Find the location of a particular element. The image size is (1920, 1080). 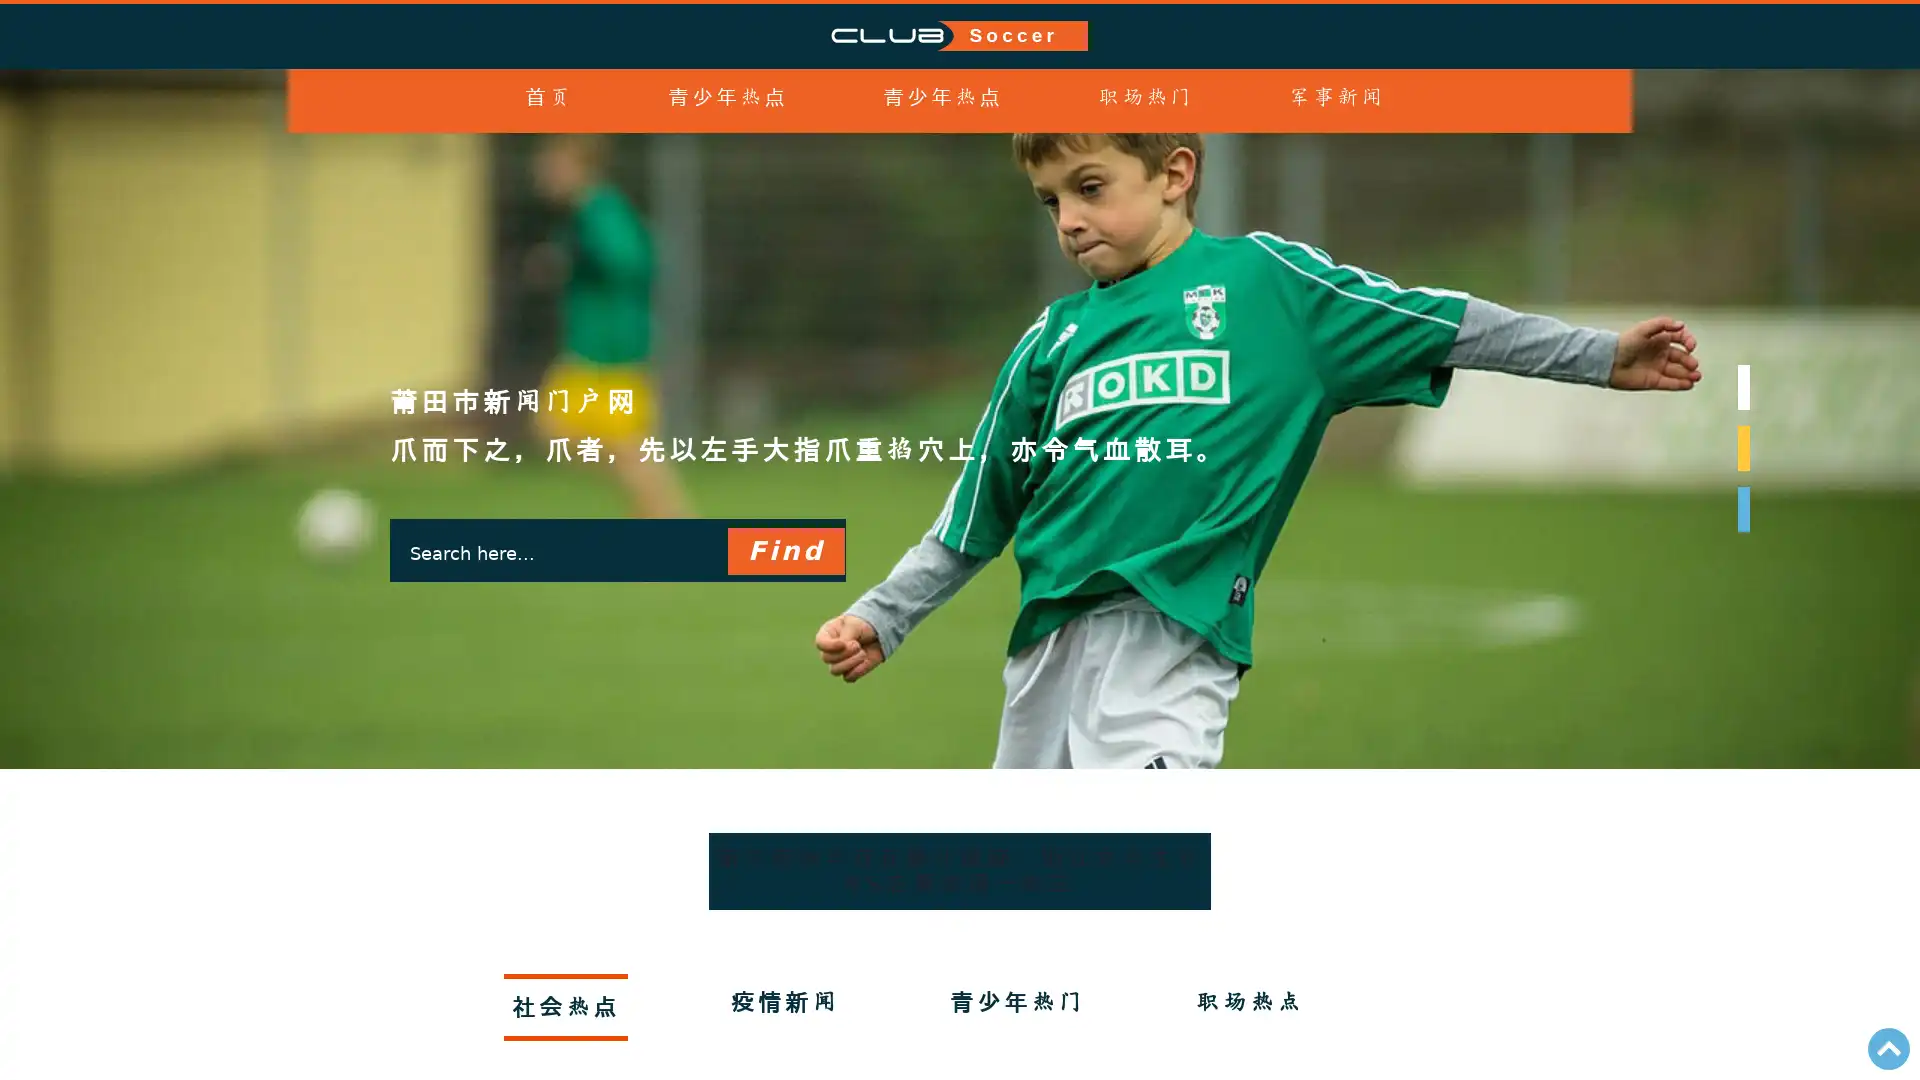

Find is located at coordinates (784, 551).